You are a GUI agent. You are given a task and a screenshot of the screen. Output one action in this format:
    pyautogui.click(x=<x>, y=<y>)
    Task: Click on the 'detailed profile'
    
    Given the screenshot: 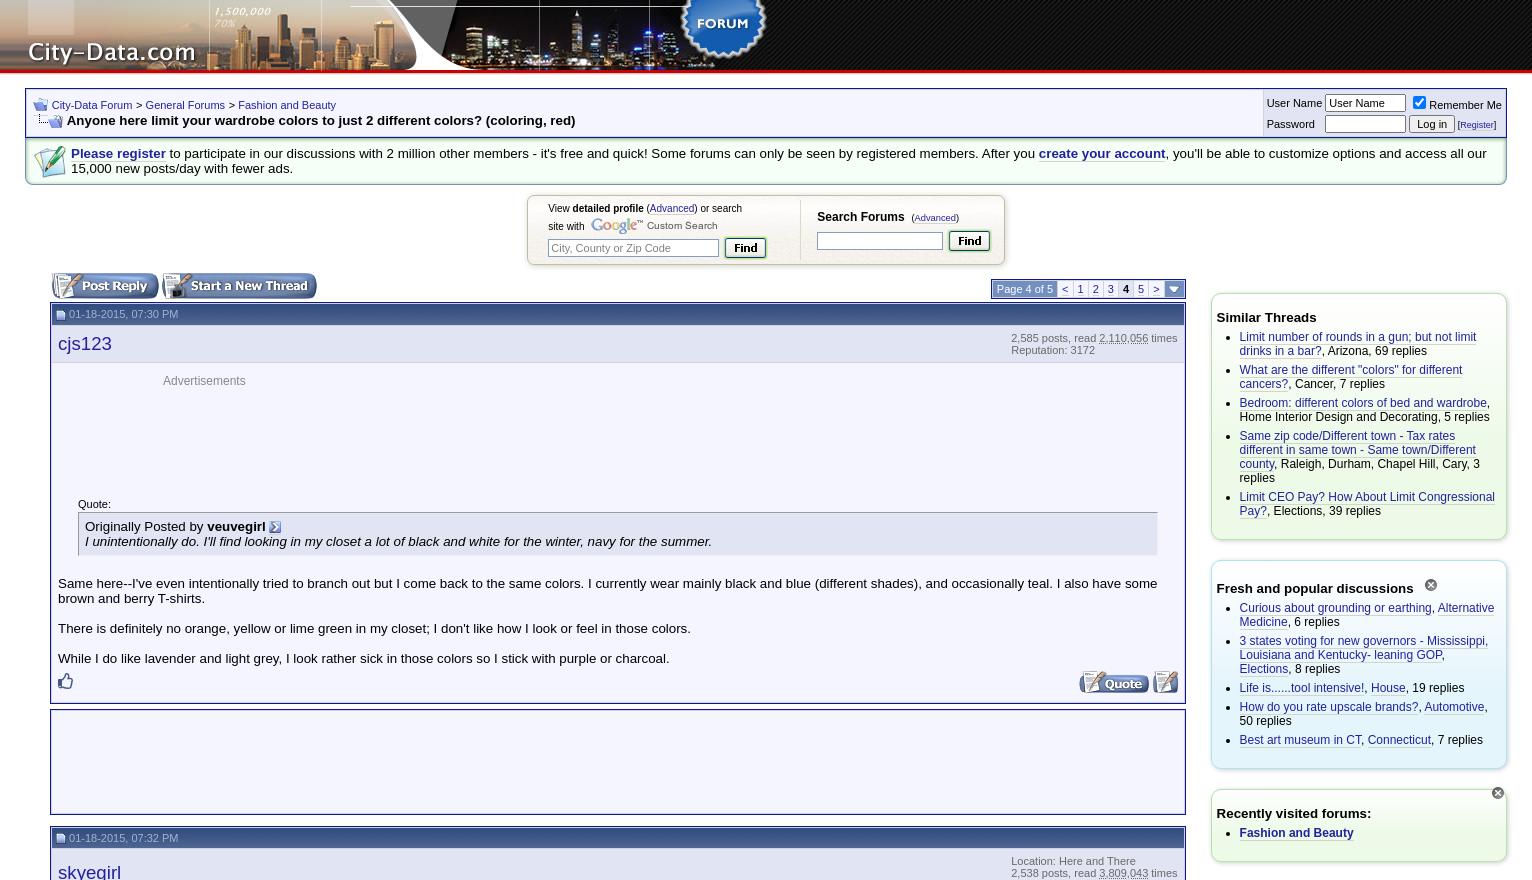 What is the action you would take?
    pyautogui.click(x=571, y=208)
    